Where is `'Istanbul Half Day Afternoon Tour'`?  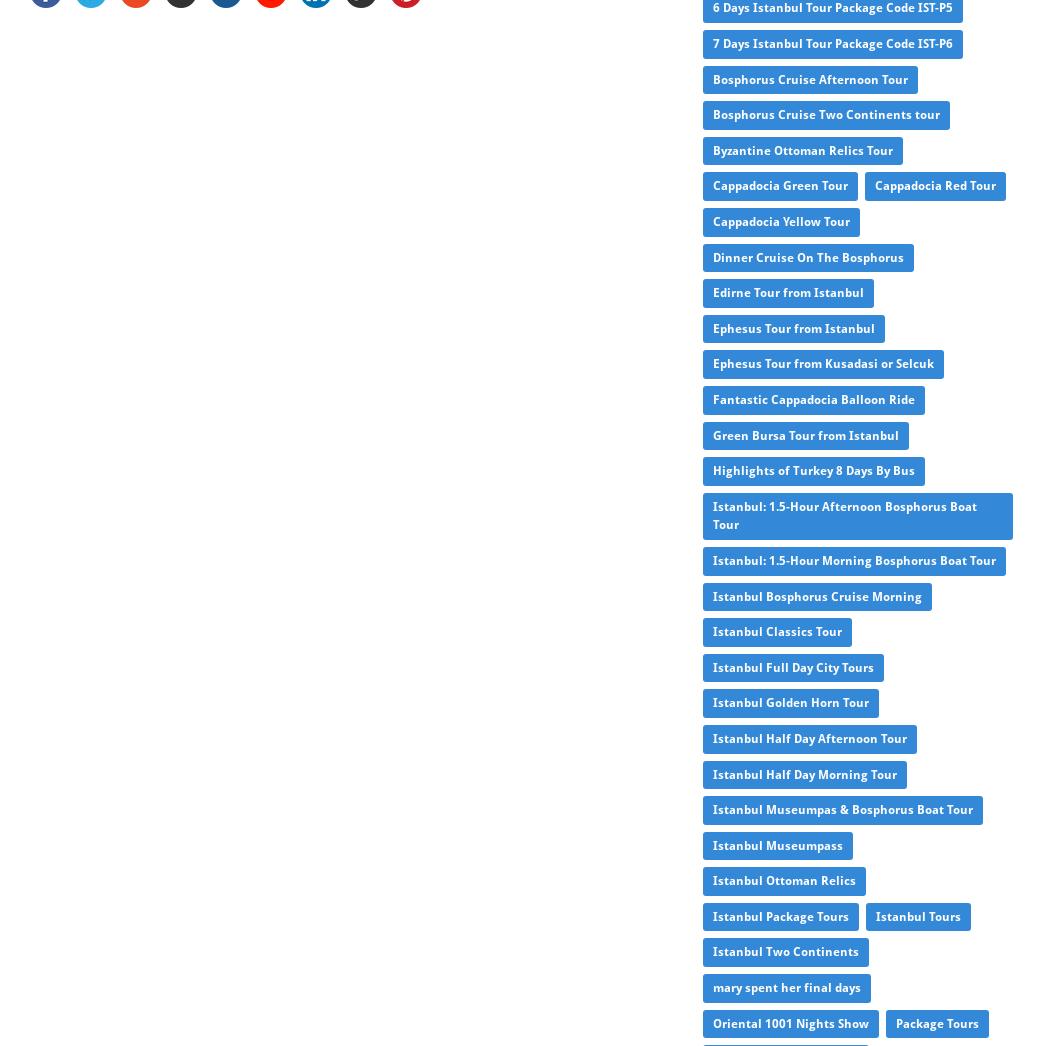 'Istanbul Half Day Afternoon Tour' is located at coordinates (808, 736).